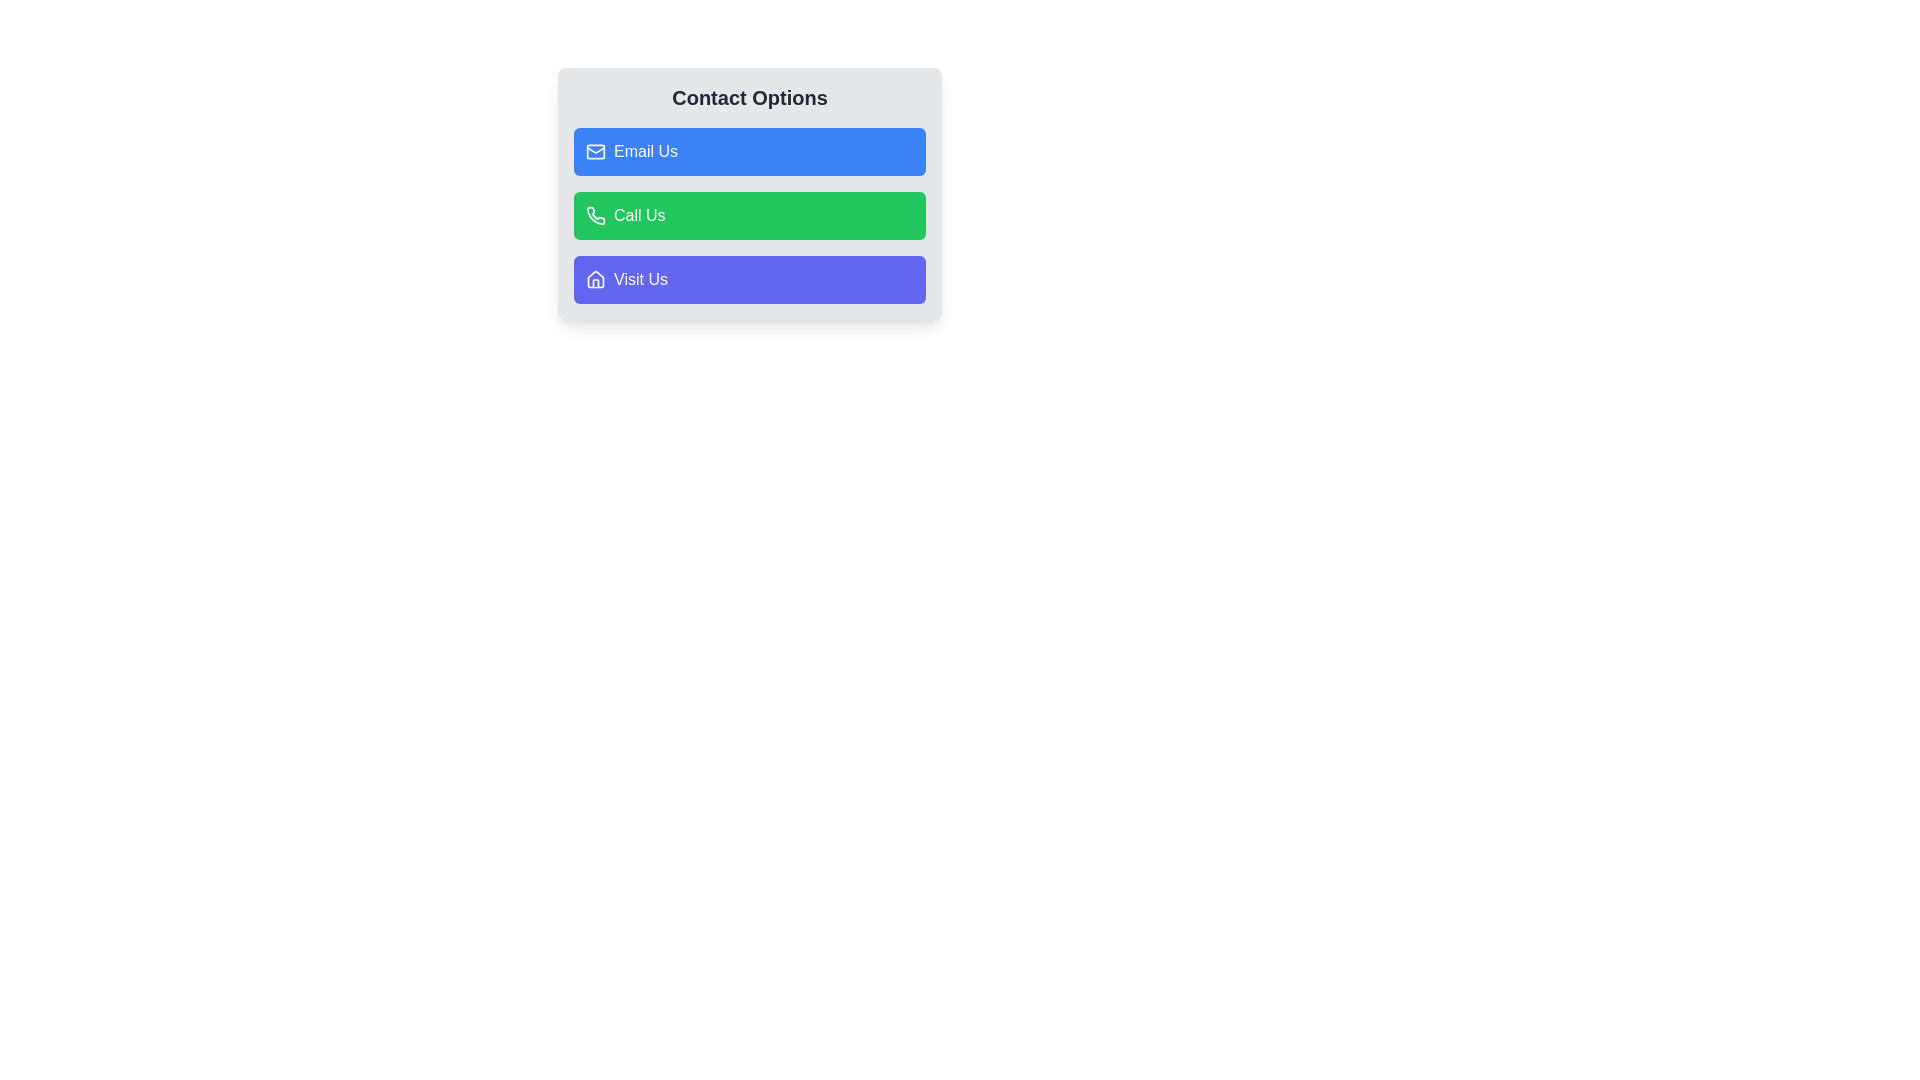 Image resolution: width=1920 pixels, height=1080 pixels. What do you see at coordinates (594, 150) in the screenshot?
I see `the 'Email Us' button that contains the mail icon, which is located at the top of the vertical list of buttons under 'Contact Options'` at bounding box center [594, 150].